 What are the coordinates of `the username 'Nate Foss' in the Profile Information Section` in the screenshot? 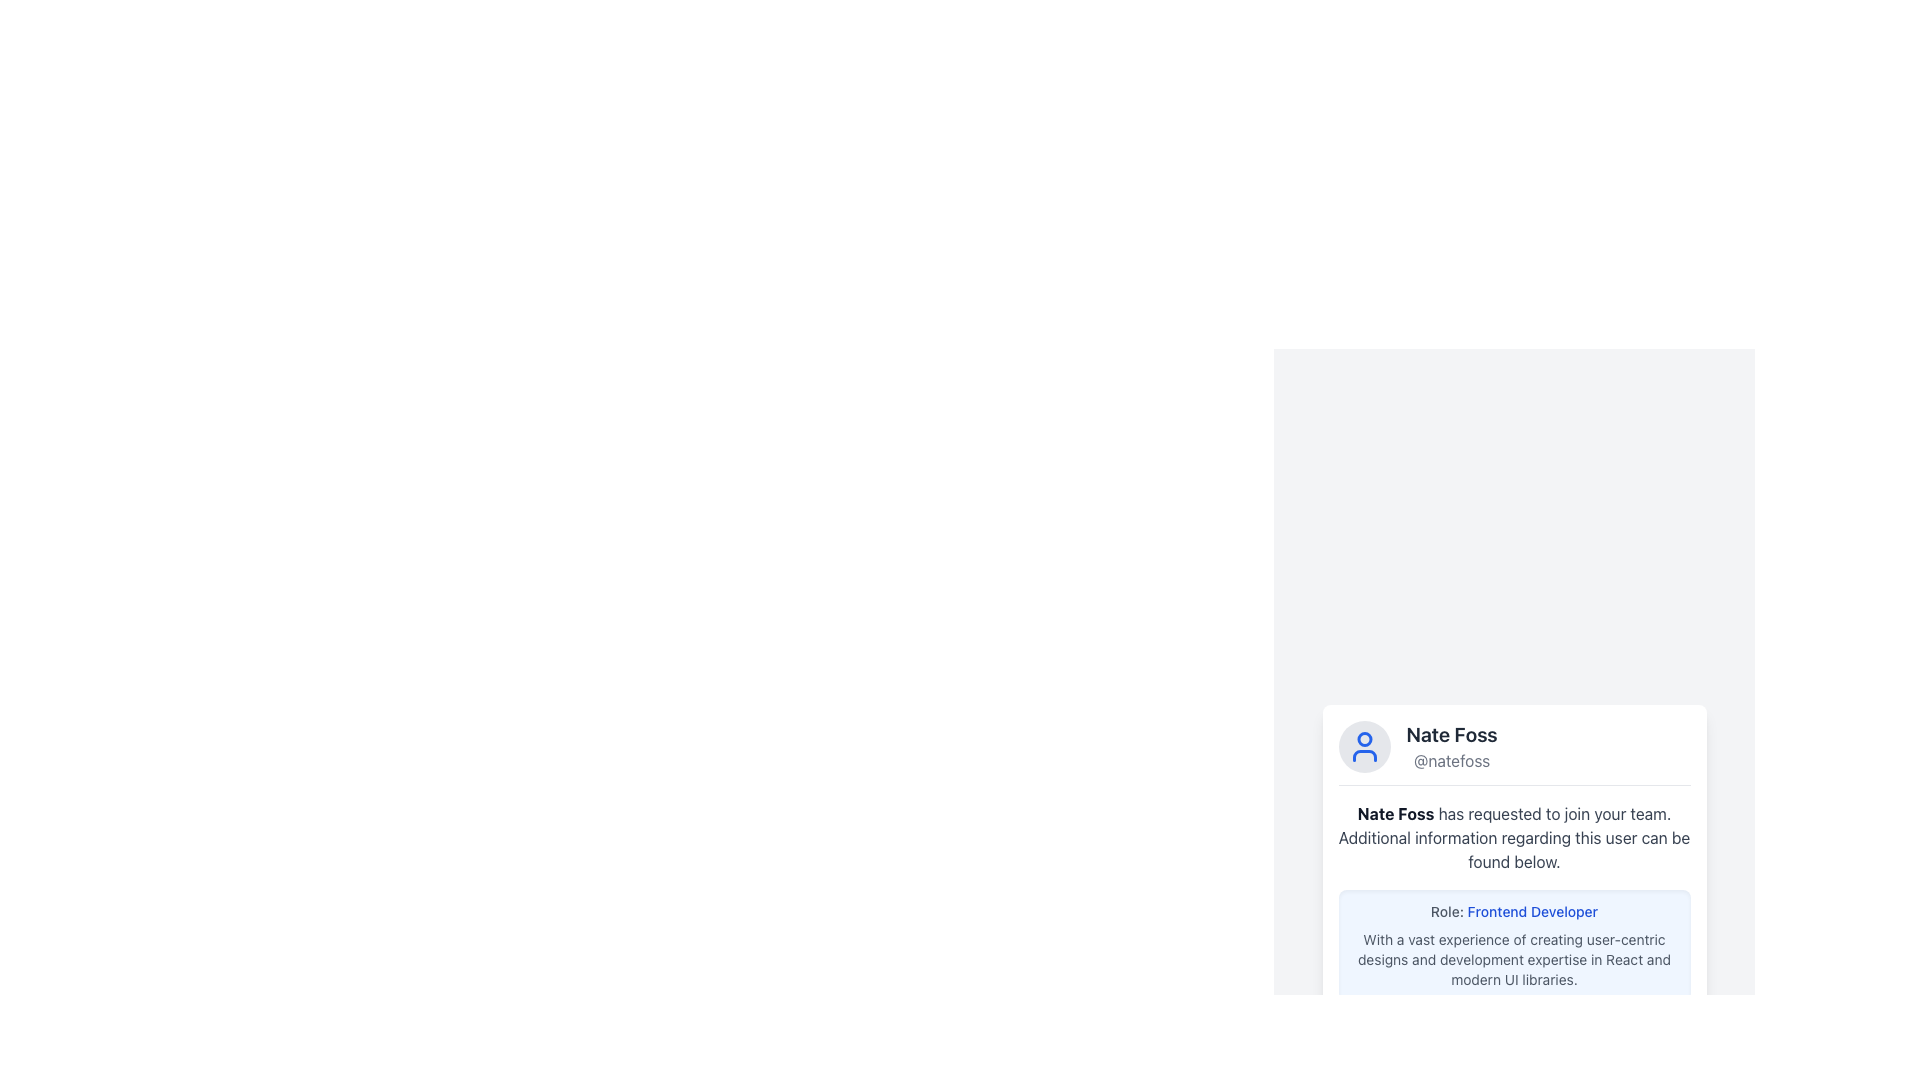 It's located at (1514, 752).